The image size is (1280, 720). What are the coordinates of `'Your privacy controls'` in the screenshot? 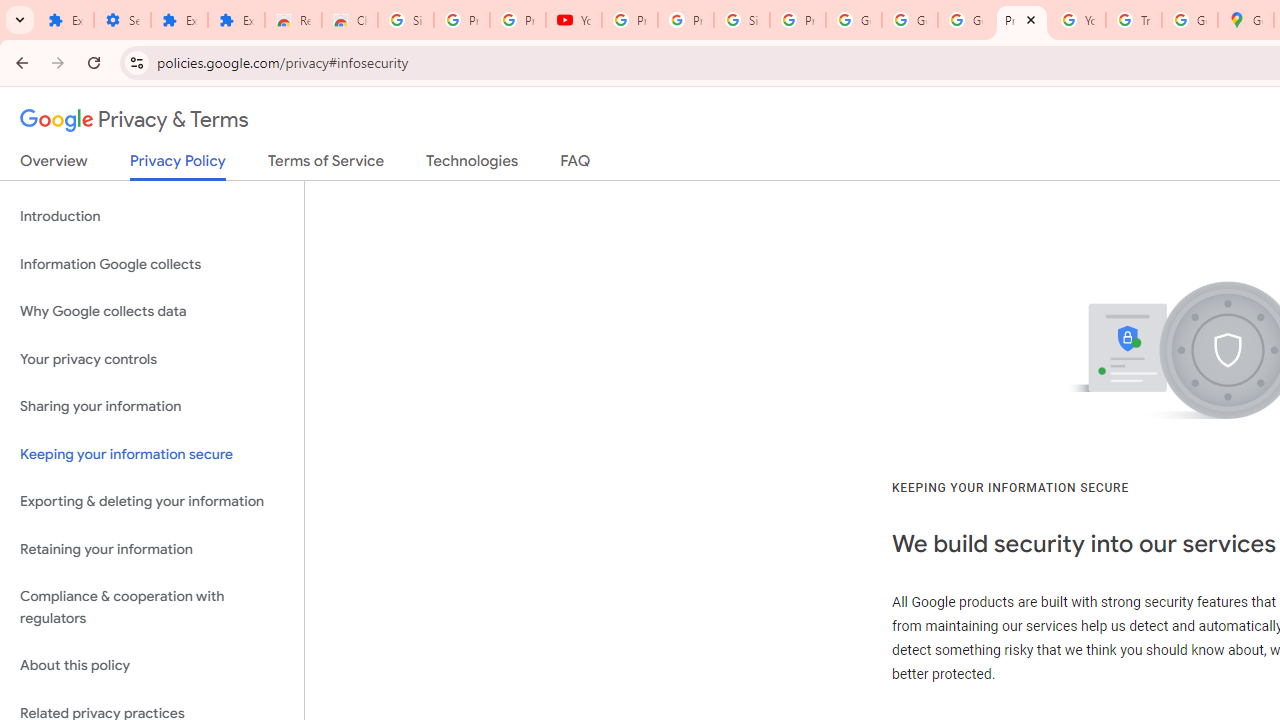 It's located at (151, 358).